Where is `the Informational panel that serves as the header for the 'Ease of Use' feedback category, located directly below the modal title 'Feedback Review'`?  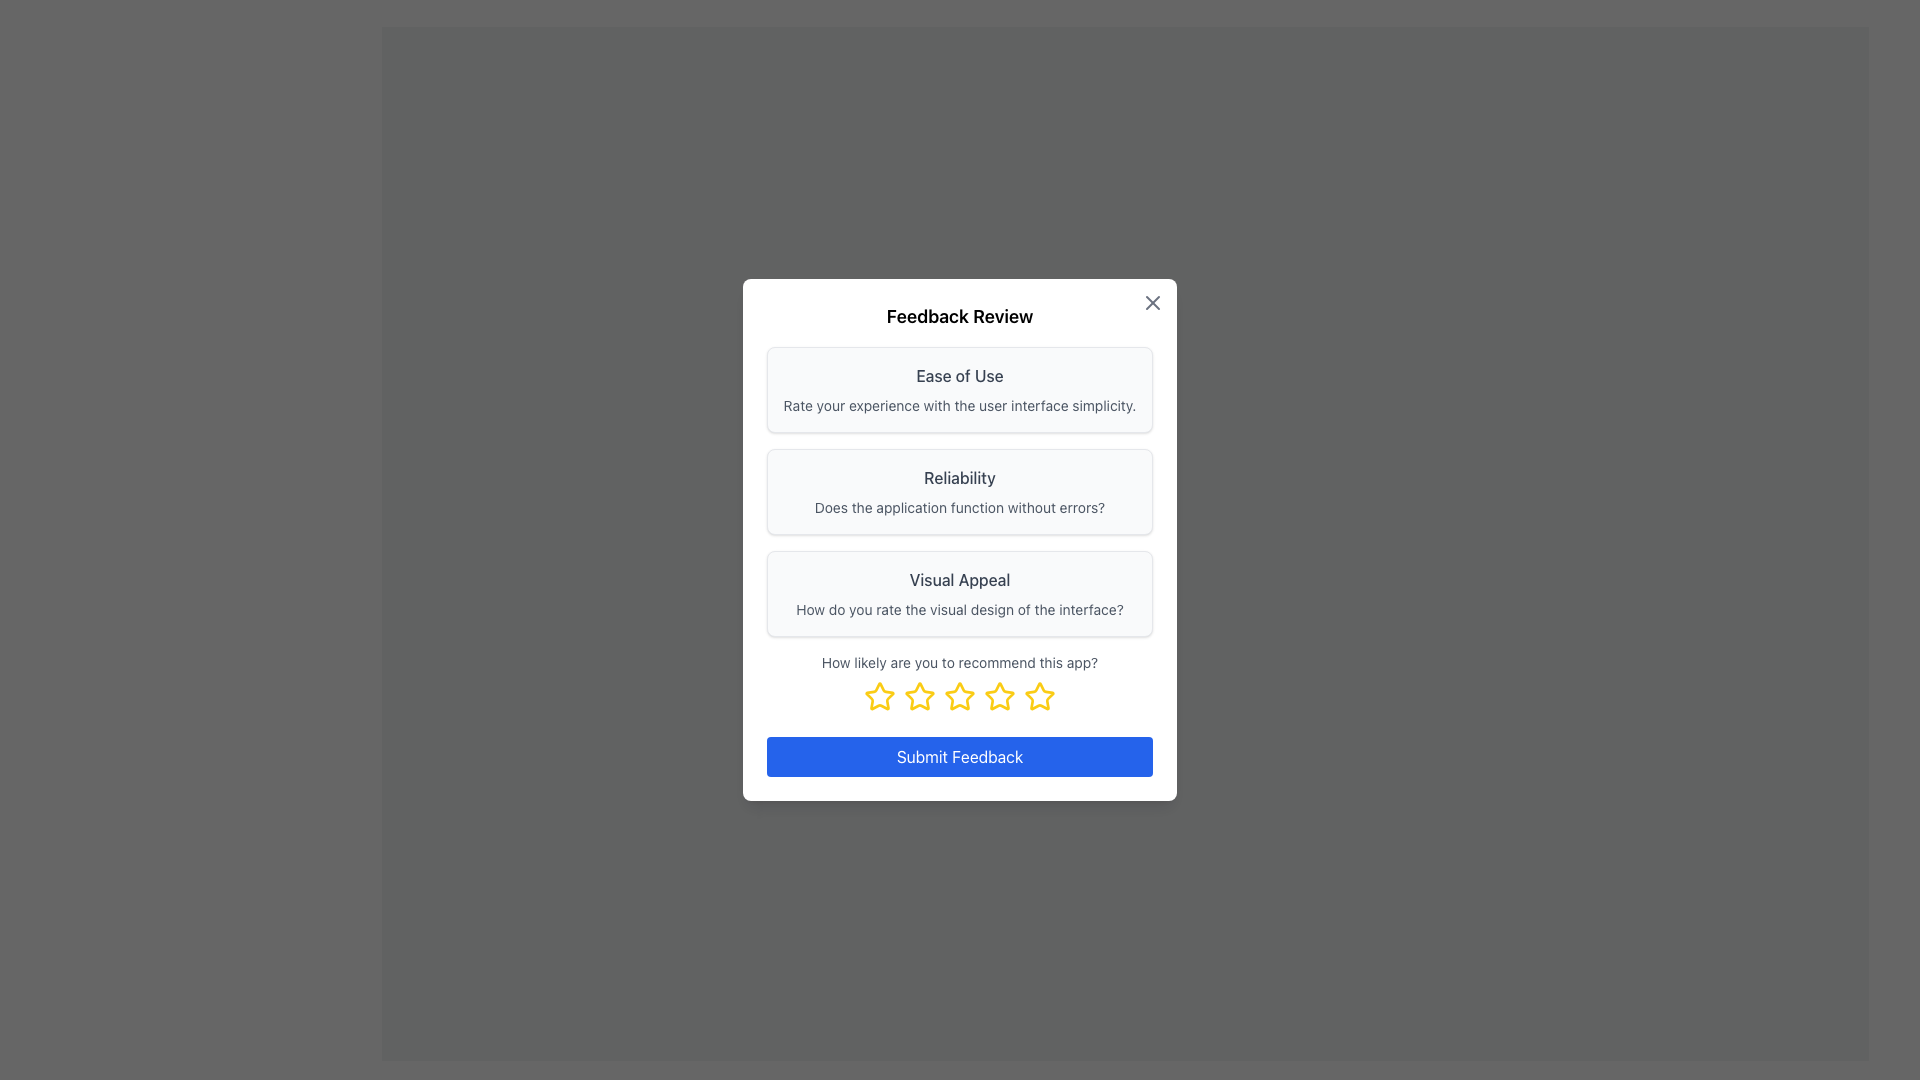
the Informational panel that serves as the header for the 'Ease of Use' feedback category, located directly below the modal title 'Feedback Review' is located at coordinates (960, 389).